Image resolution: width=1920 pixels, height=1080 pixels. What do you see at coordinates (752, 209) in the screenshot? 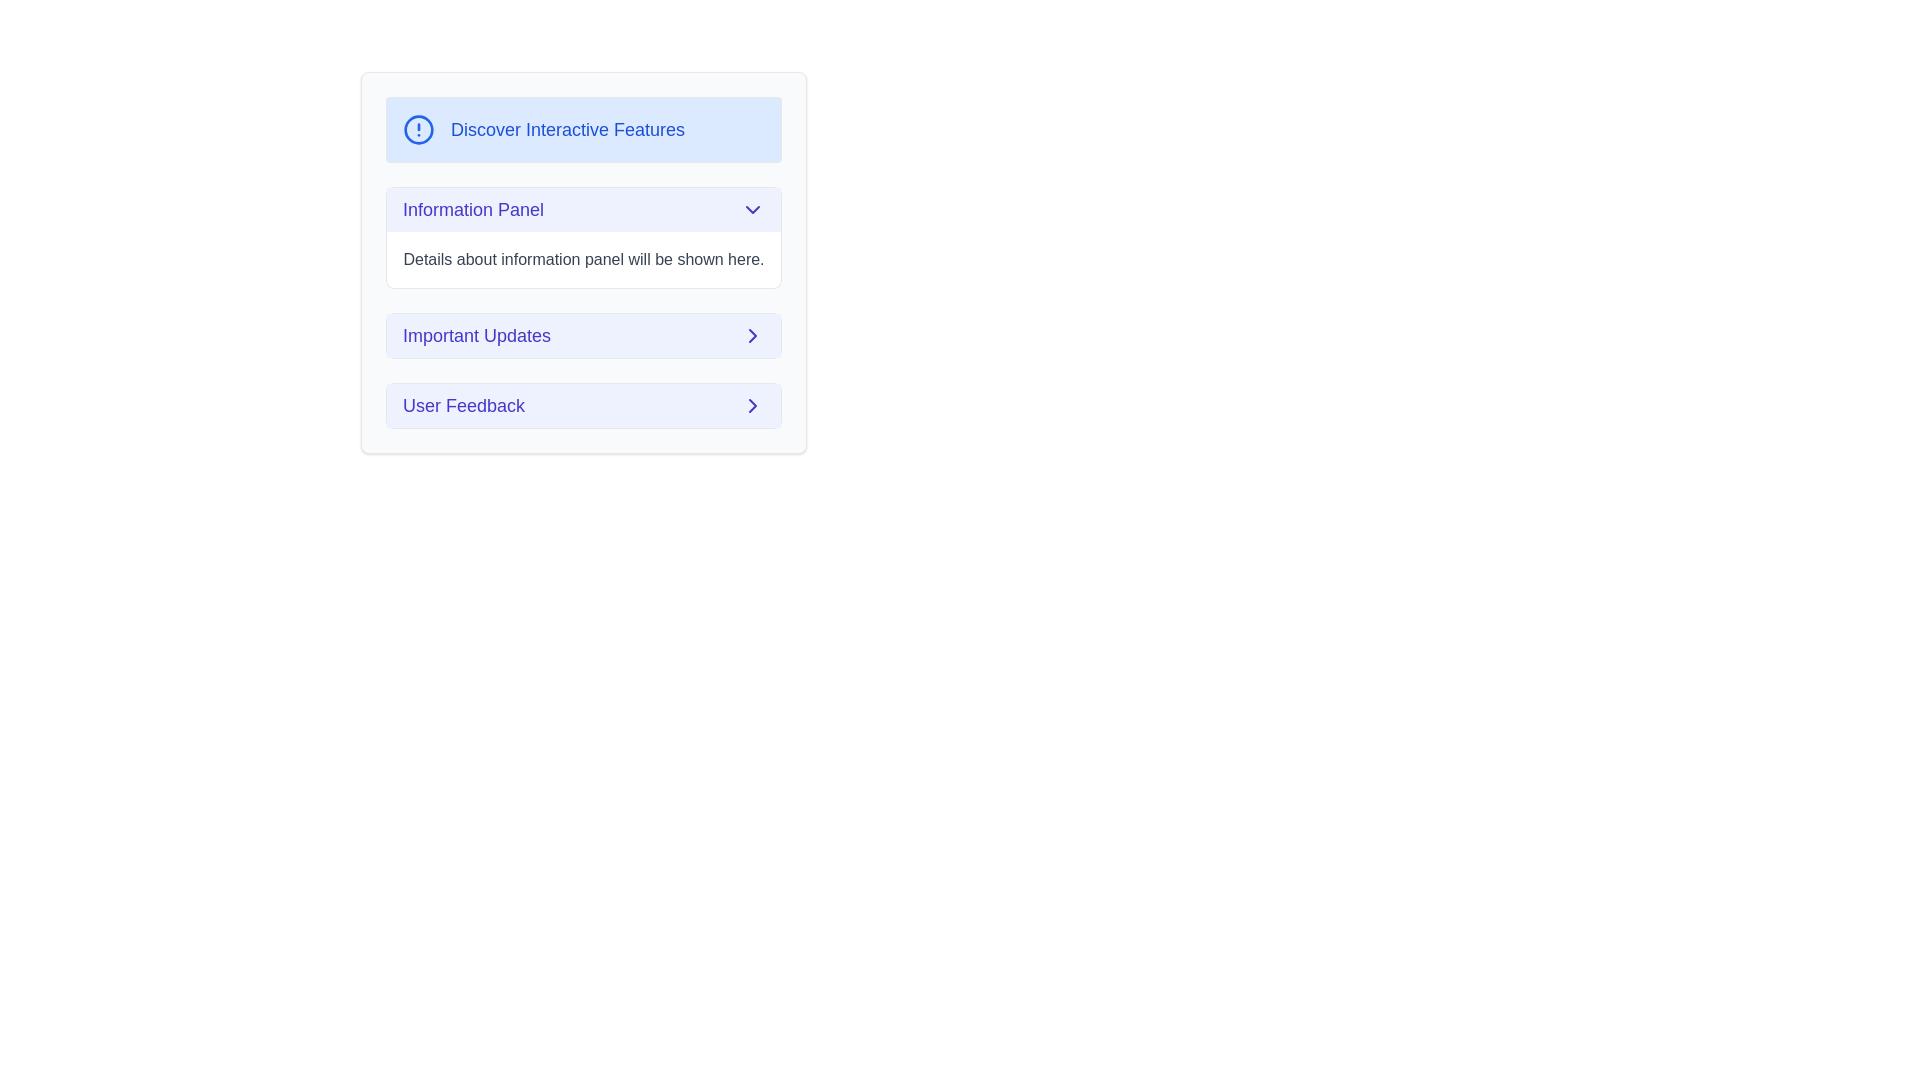
I see `the downward-facing chevron icon within the 'Information Panel'` at bounding box center [752, 209].